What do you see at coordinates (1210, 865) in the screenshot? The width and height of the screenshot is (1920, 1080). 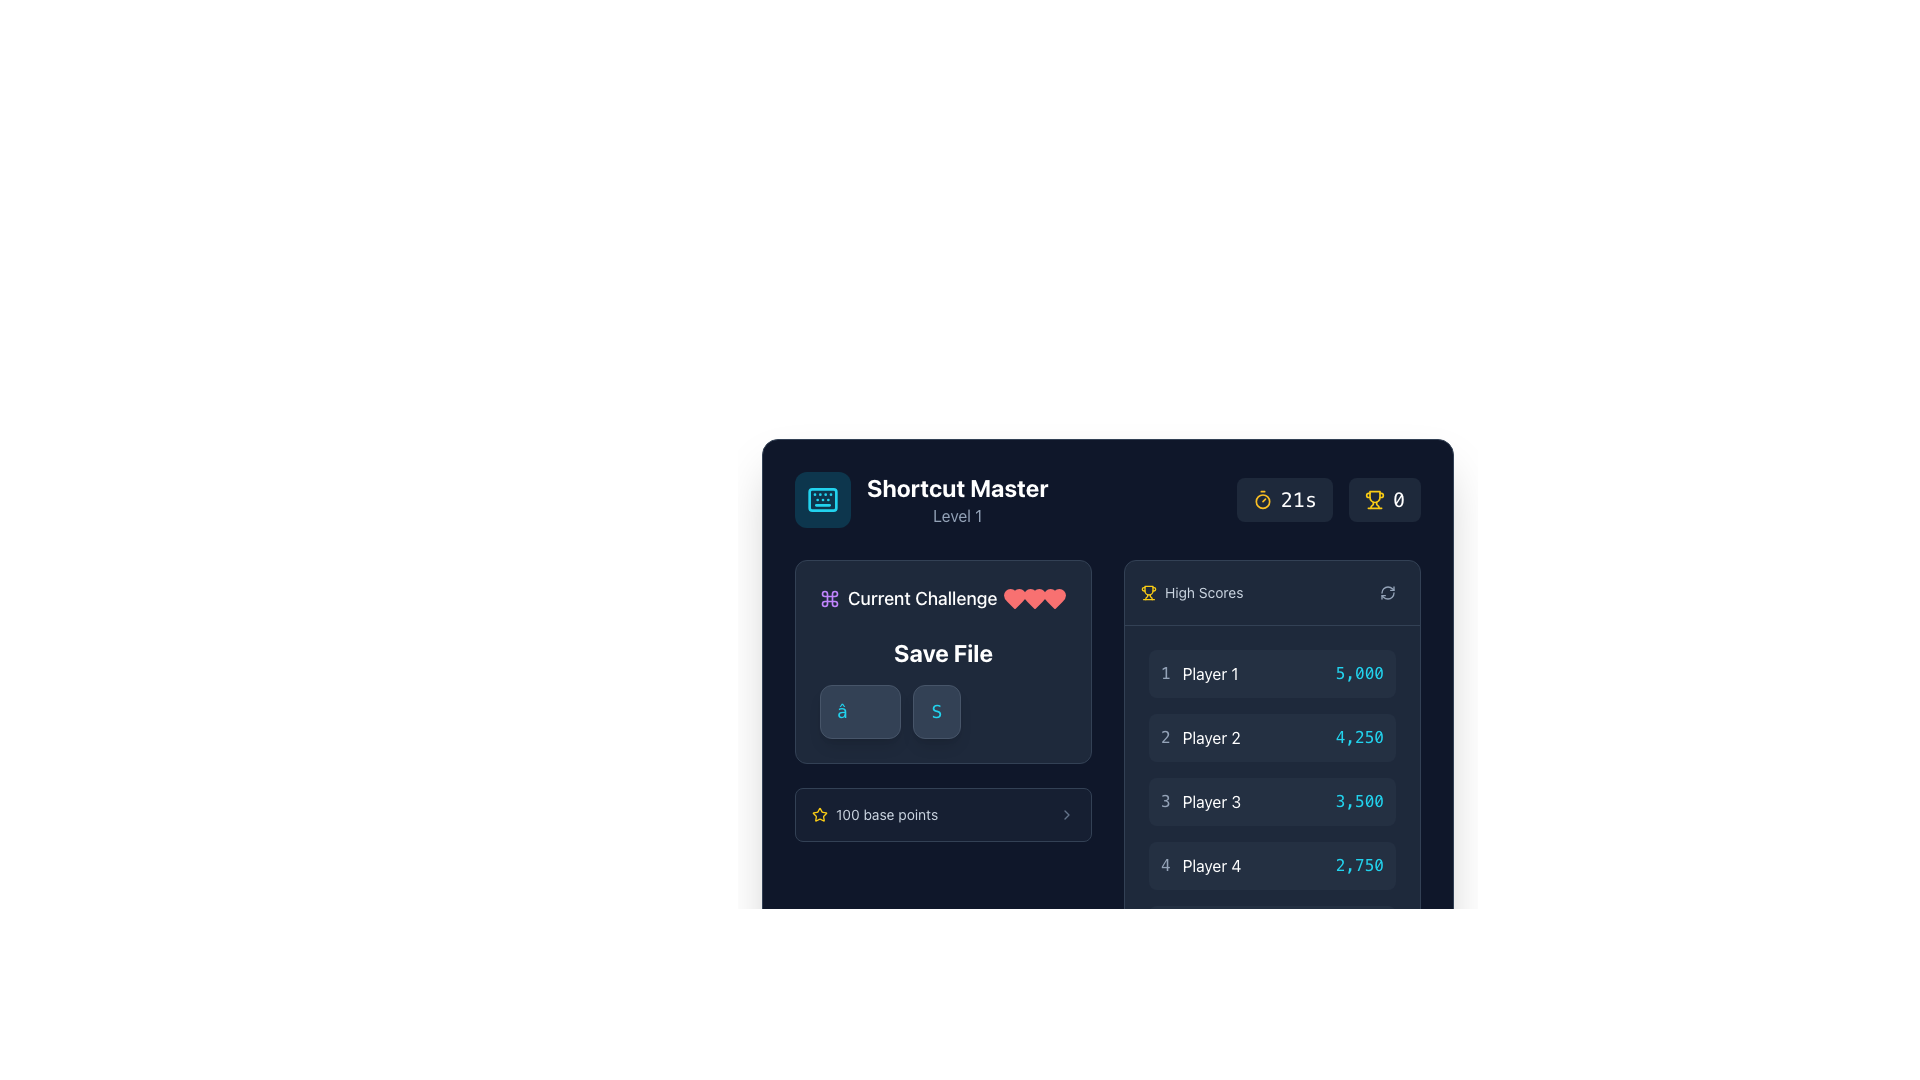 I see `the text label displaying 'Player 4' in the 'High Scores' panel, which is prominently styled in white against a dark background and is located in the fourth position of the list` at bounding box center [1210, 865].